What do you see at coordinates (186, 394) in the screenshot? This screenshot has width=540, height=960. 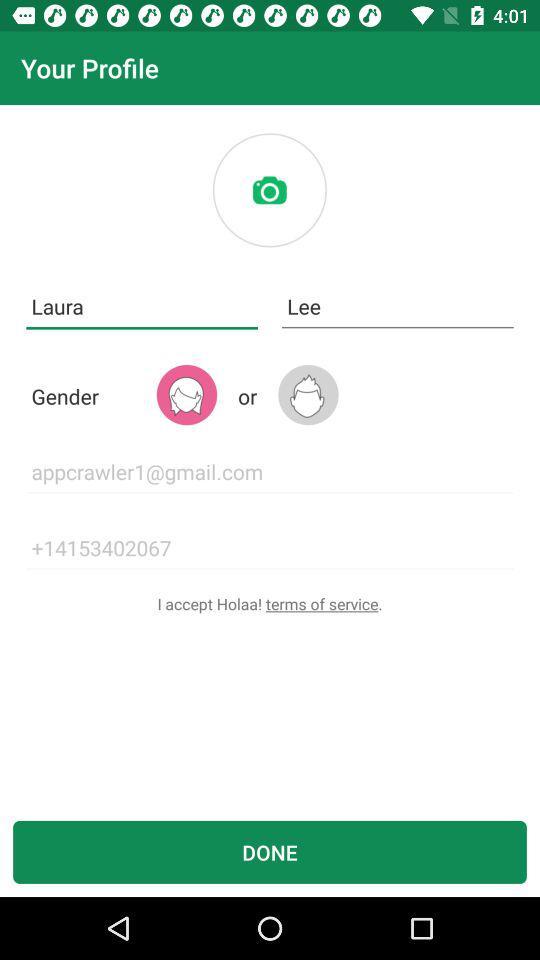 I see `gender is female` at bounding box center [186, 394].